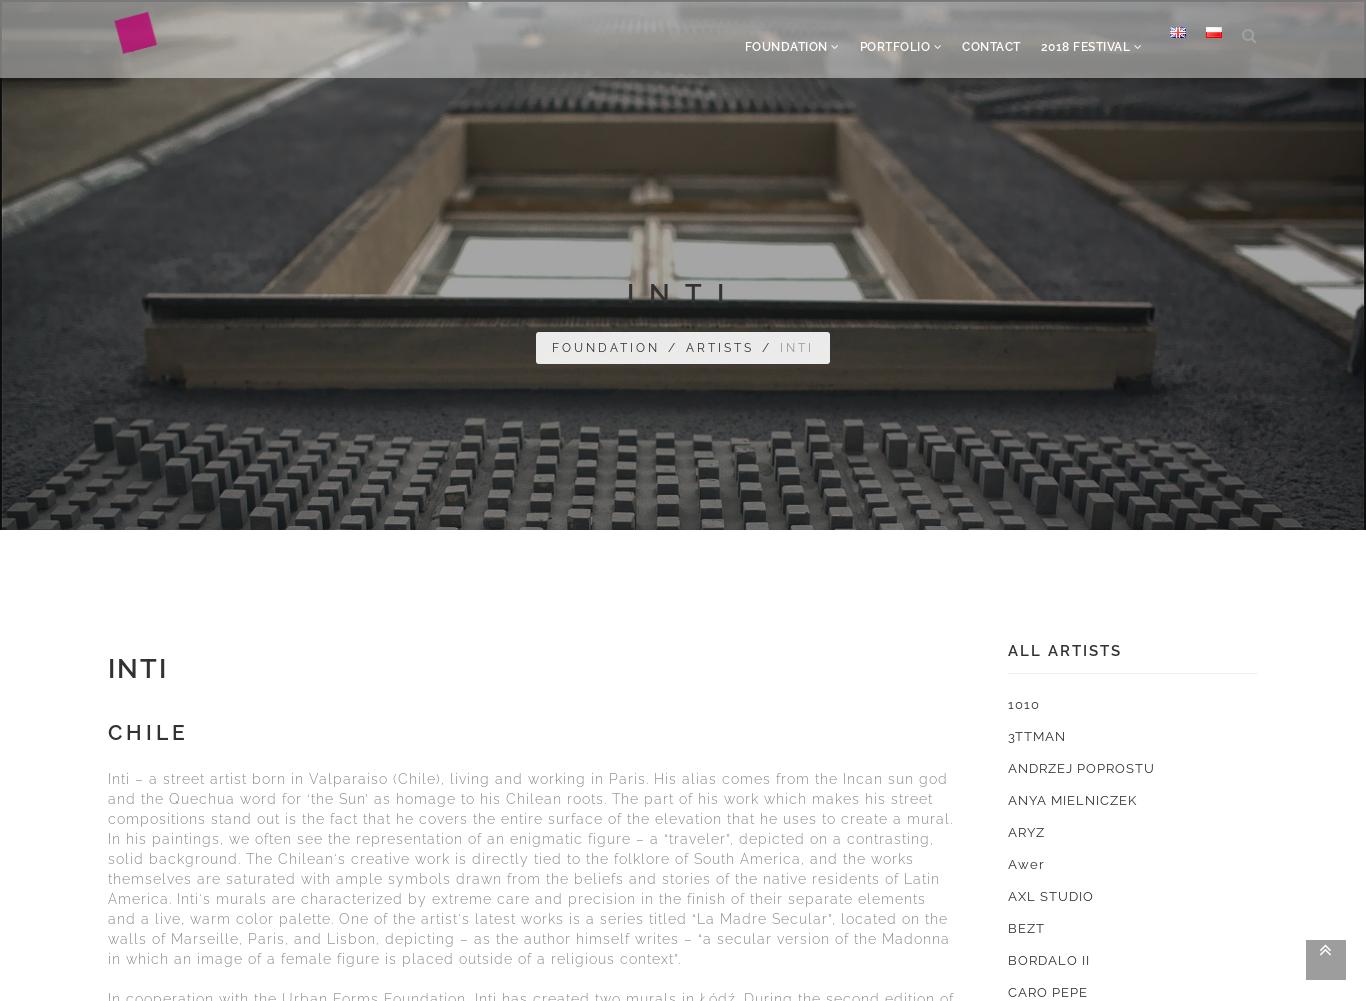 This screenshot has height=1001, width=1366. Describe the element at coordinates (1063, 649) in the screenshot. I see `'All artists'` at that location.